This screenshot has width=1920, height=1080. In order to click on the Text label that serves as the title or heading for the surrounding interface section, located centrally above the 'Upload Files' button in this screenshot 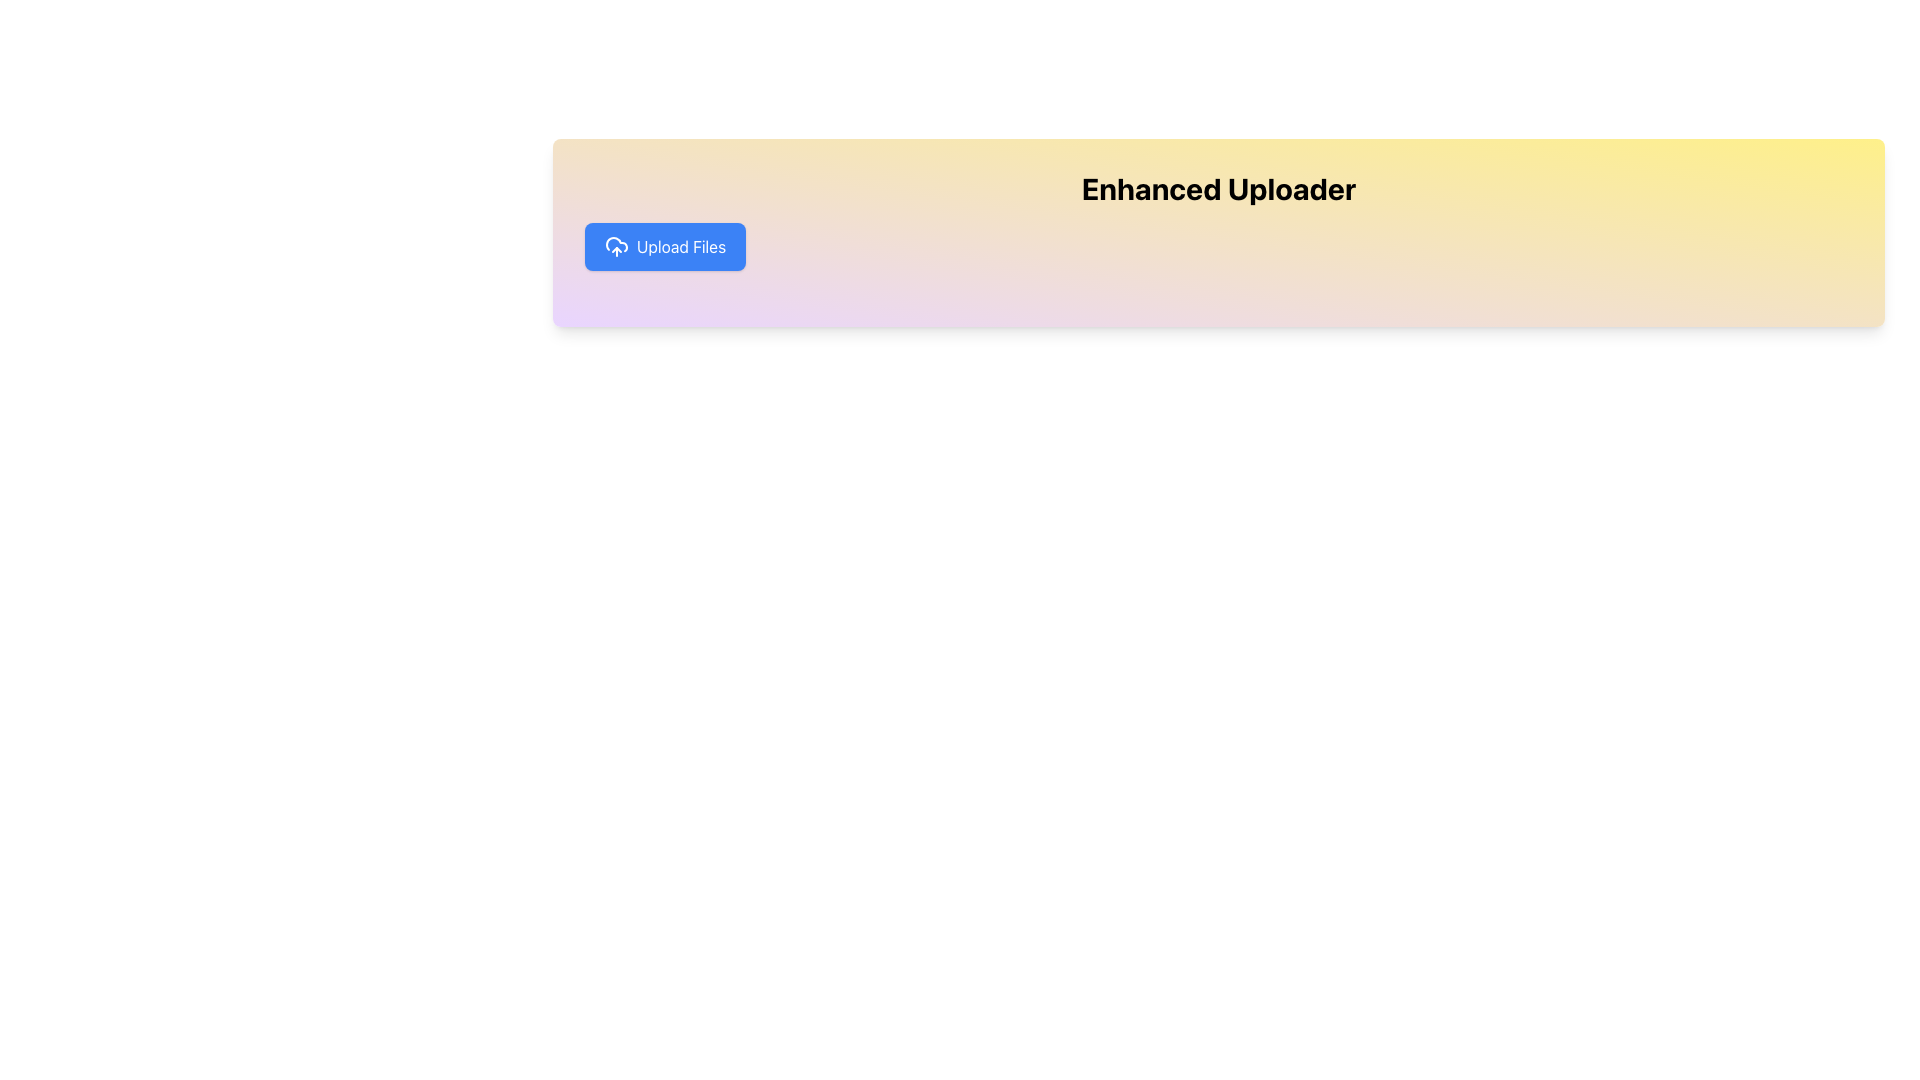, I will do `click(1218, 189)`.